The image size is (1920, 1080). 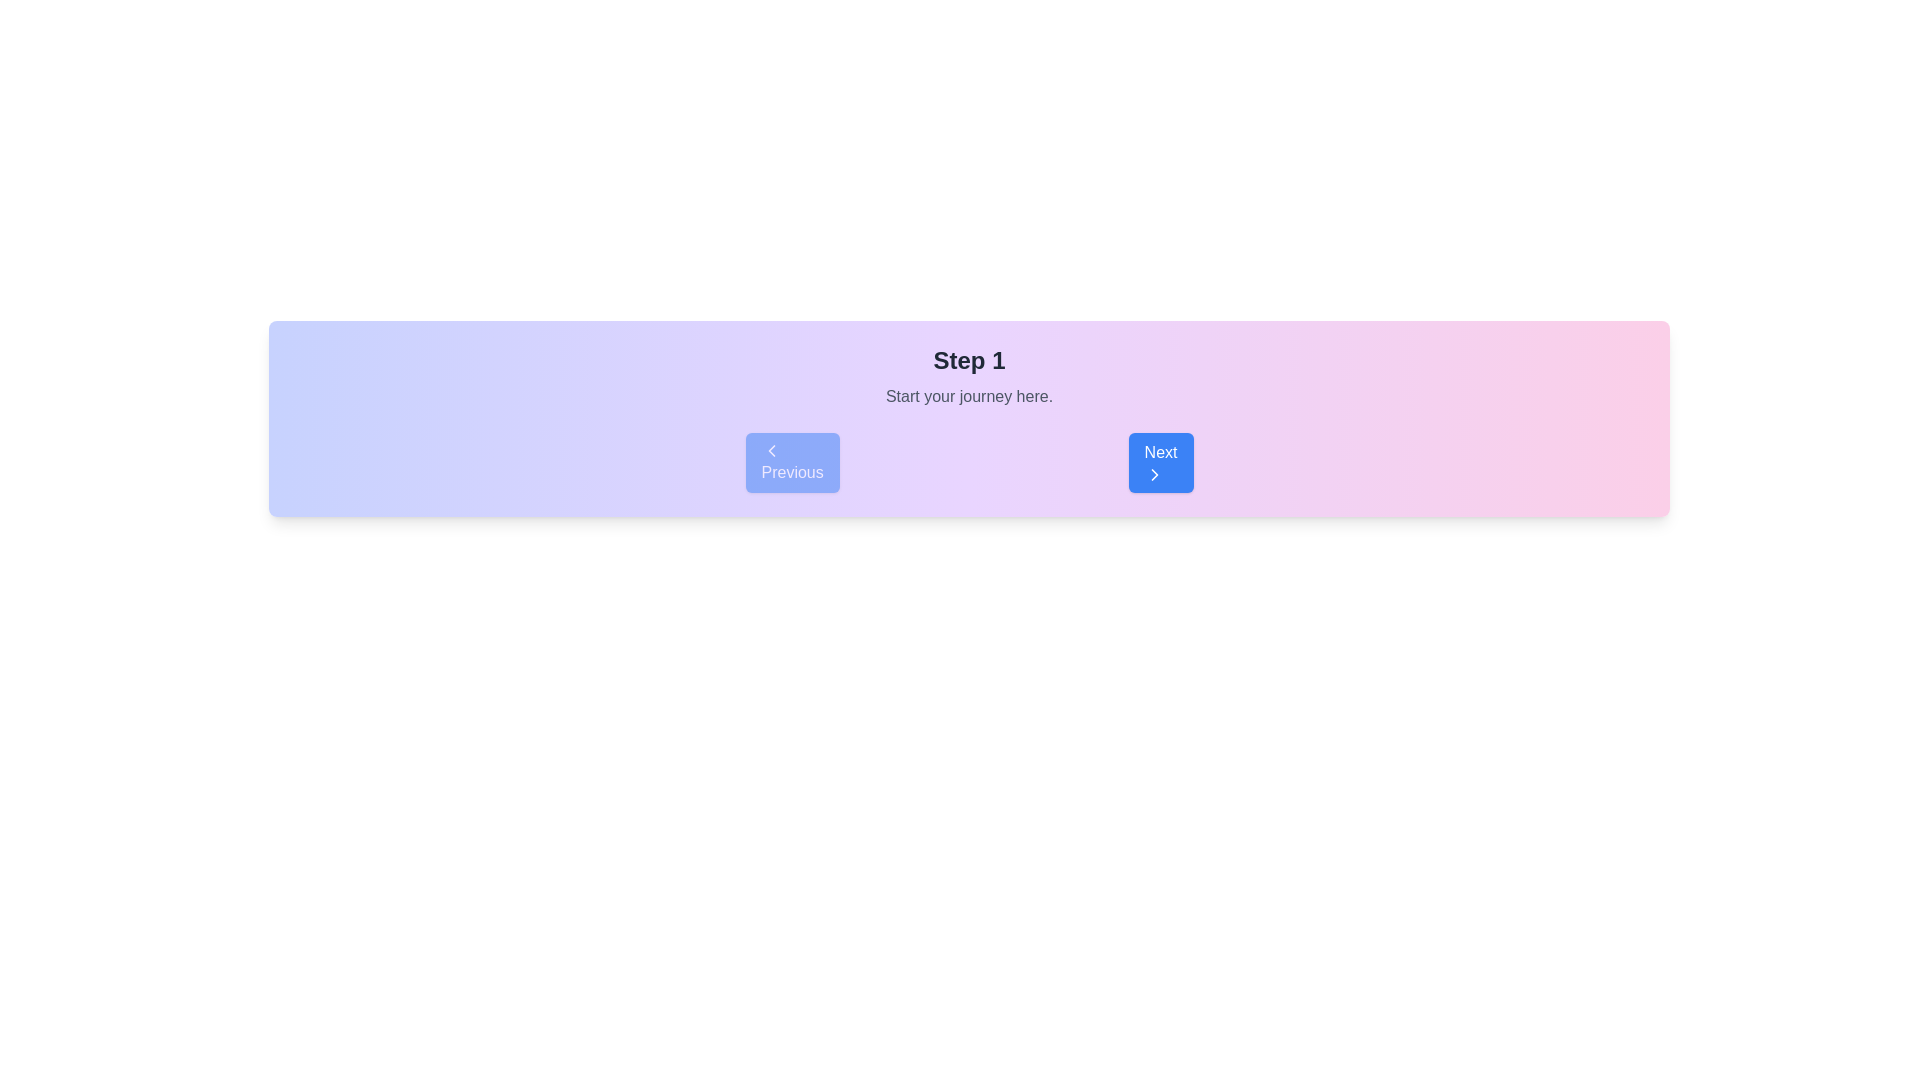 I want to click on the static text label indicating the first step in a sequence or process, located at the top center of the section above the 'Start your journey here' text, so click(x=969, y=361).